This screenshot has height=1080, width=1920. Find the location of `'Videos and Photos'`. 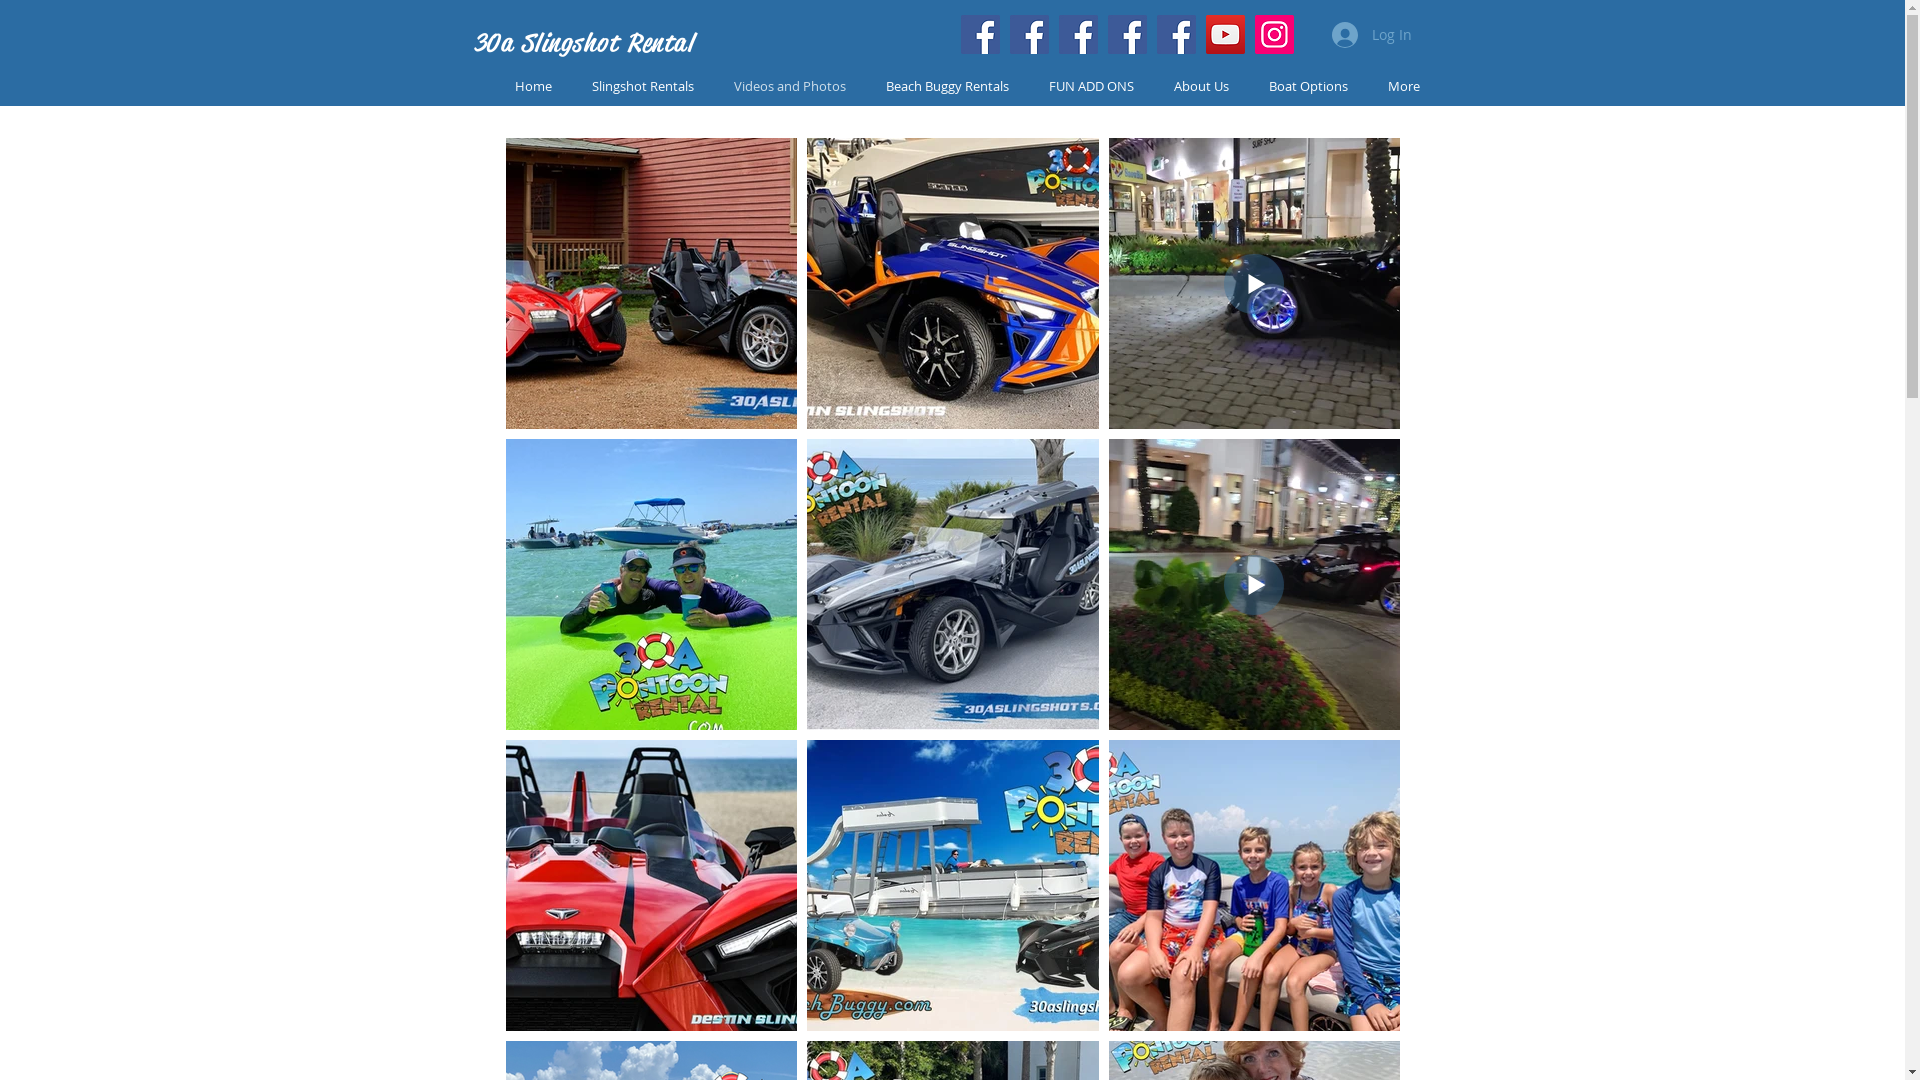

'Videos and Photos' is located at coordinates (789, 85).